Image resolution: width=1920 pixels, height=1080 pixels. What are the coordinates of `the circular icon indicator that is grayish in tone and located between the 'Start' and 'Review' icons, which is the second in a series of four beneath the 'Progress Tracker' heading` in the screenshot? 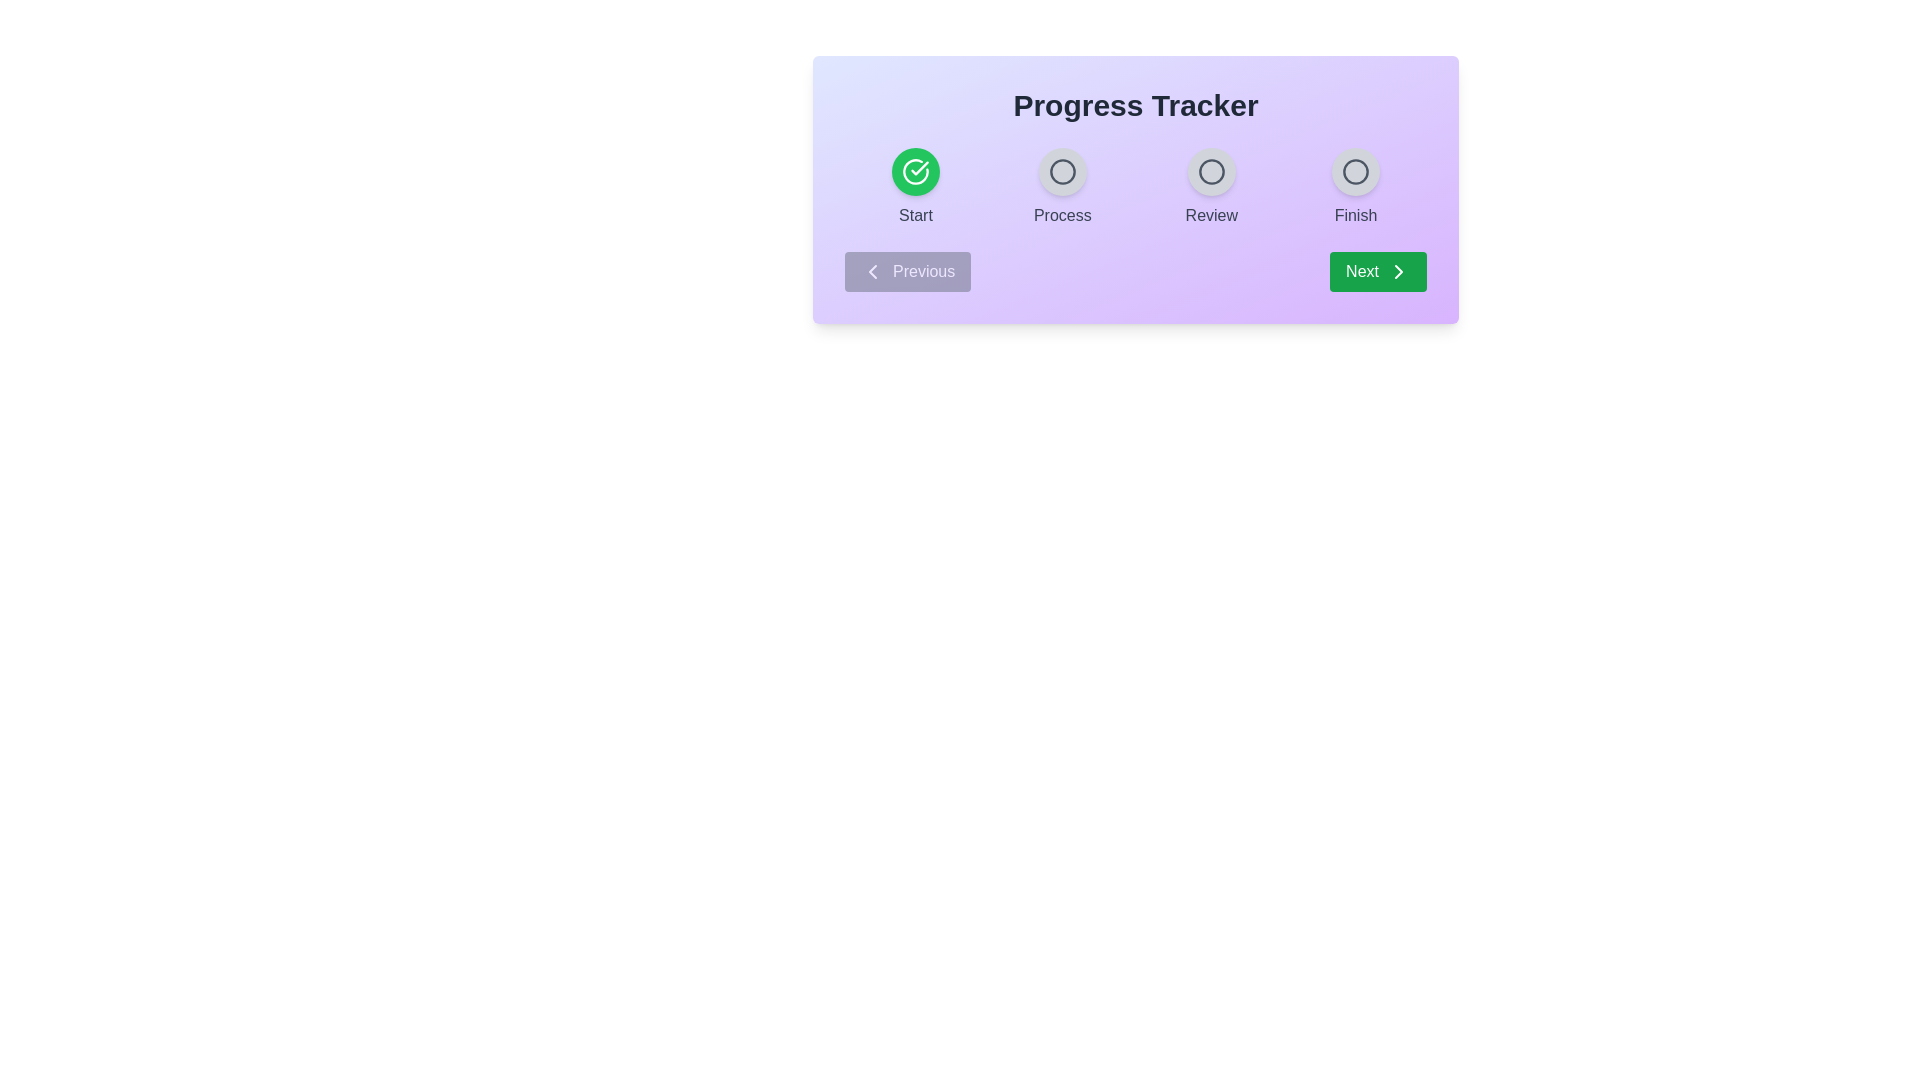 It's located at (1061, 171).